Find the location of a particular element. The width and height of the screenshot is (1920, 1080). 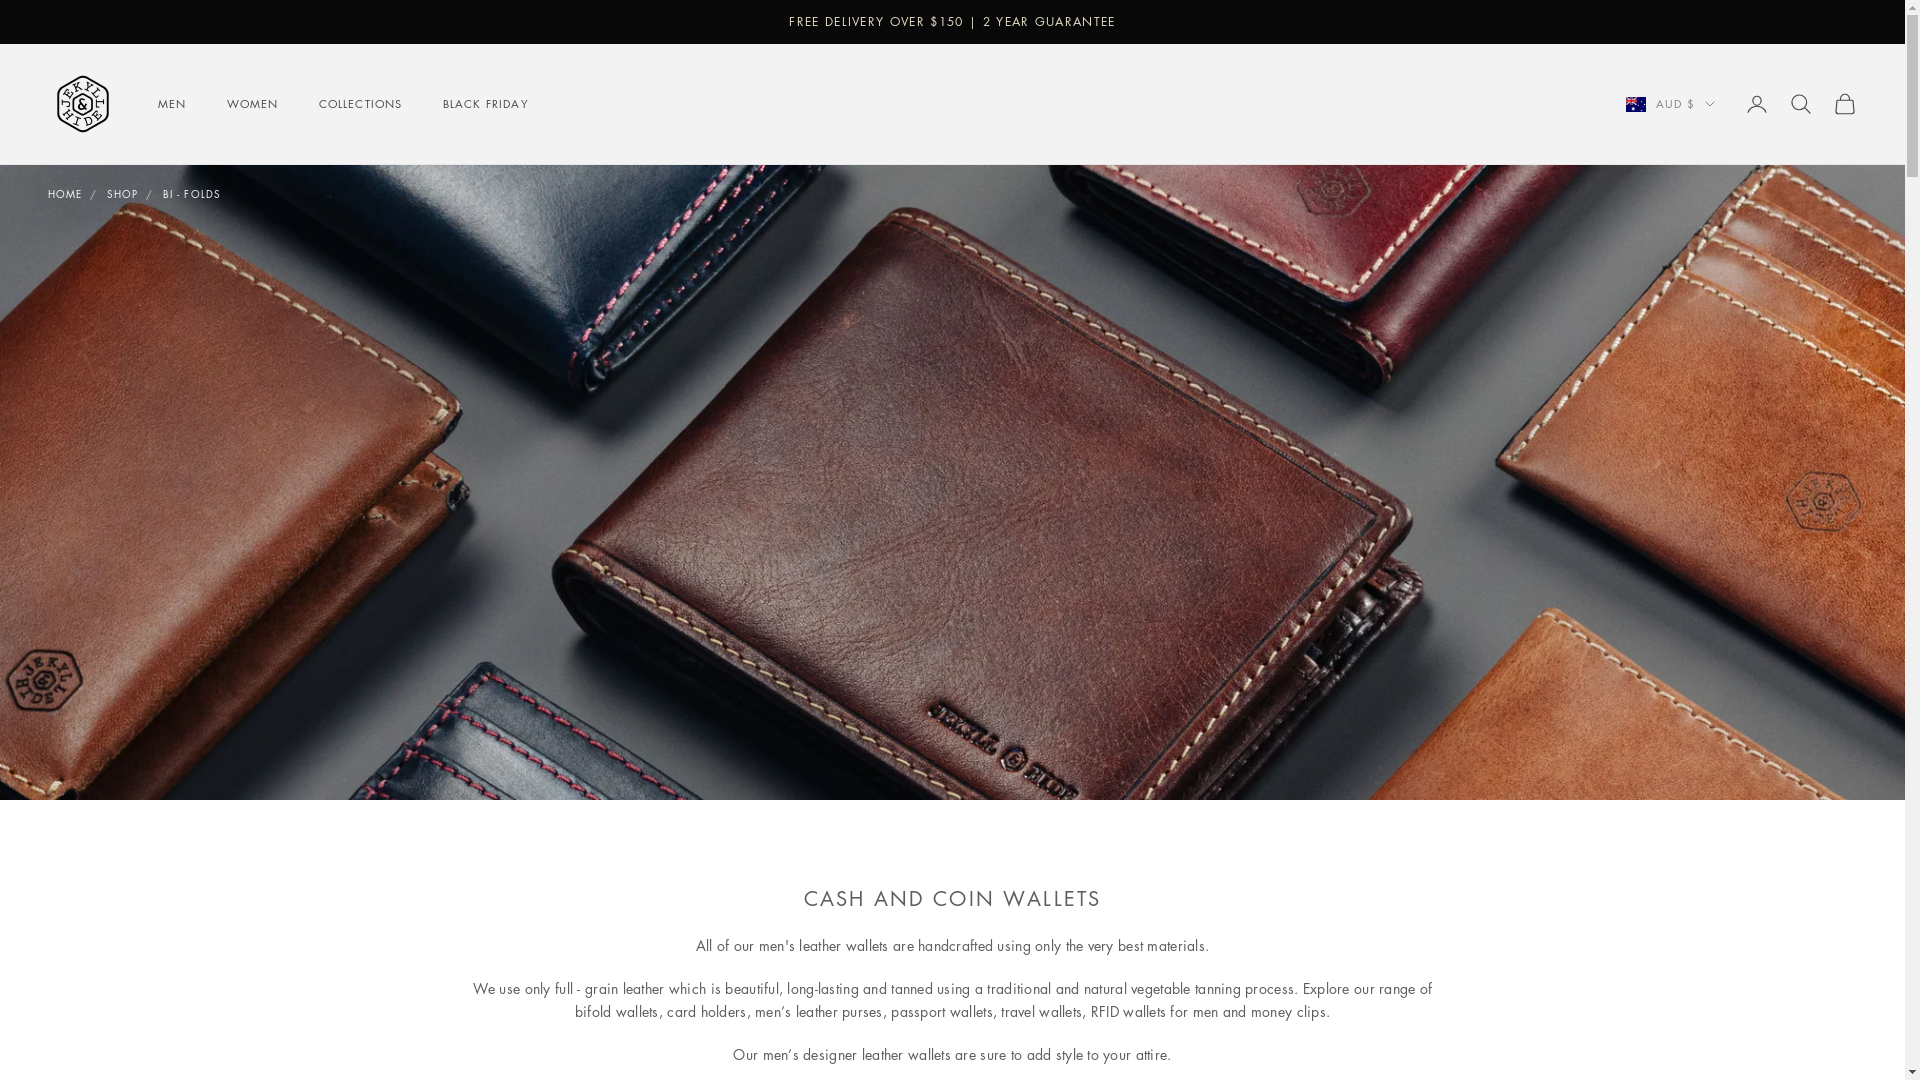

'HOME' is located at coordinates (48, 193).